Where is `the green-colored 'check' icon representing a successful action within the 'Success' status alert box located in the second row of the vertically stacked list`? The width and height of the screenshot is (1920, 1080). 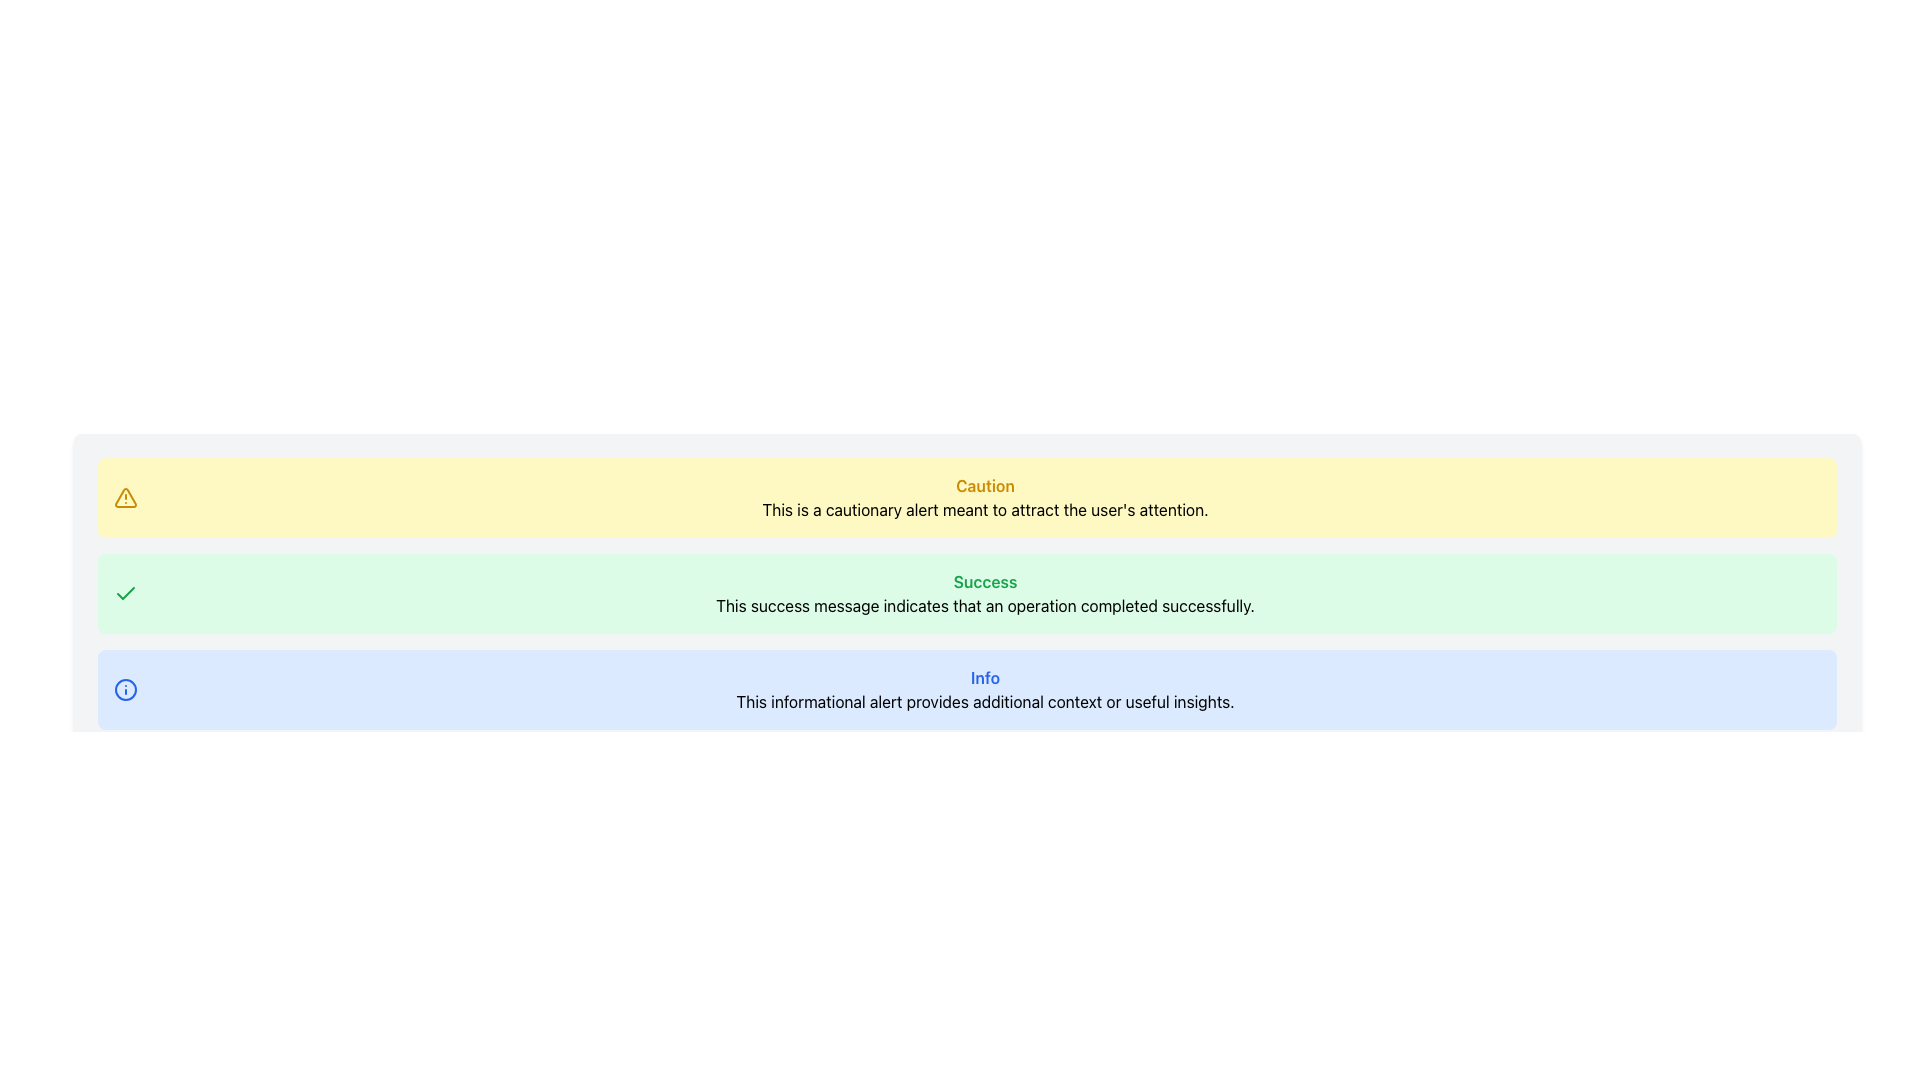 the green-colored 'check' icon representing a successful action within the 'Success' status alert box located in the second row of the vertically stacked list is located at coordinates (124, 592).